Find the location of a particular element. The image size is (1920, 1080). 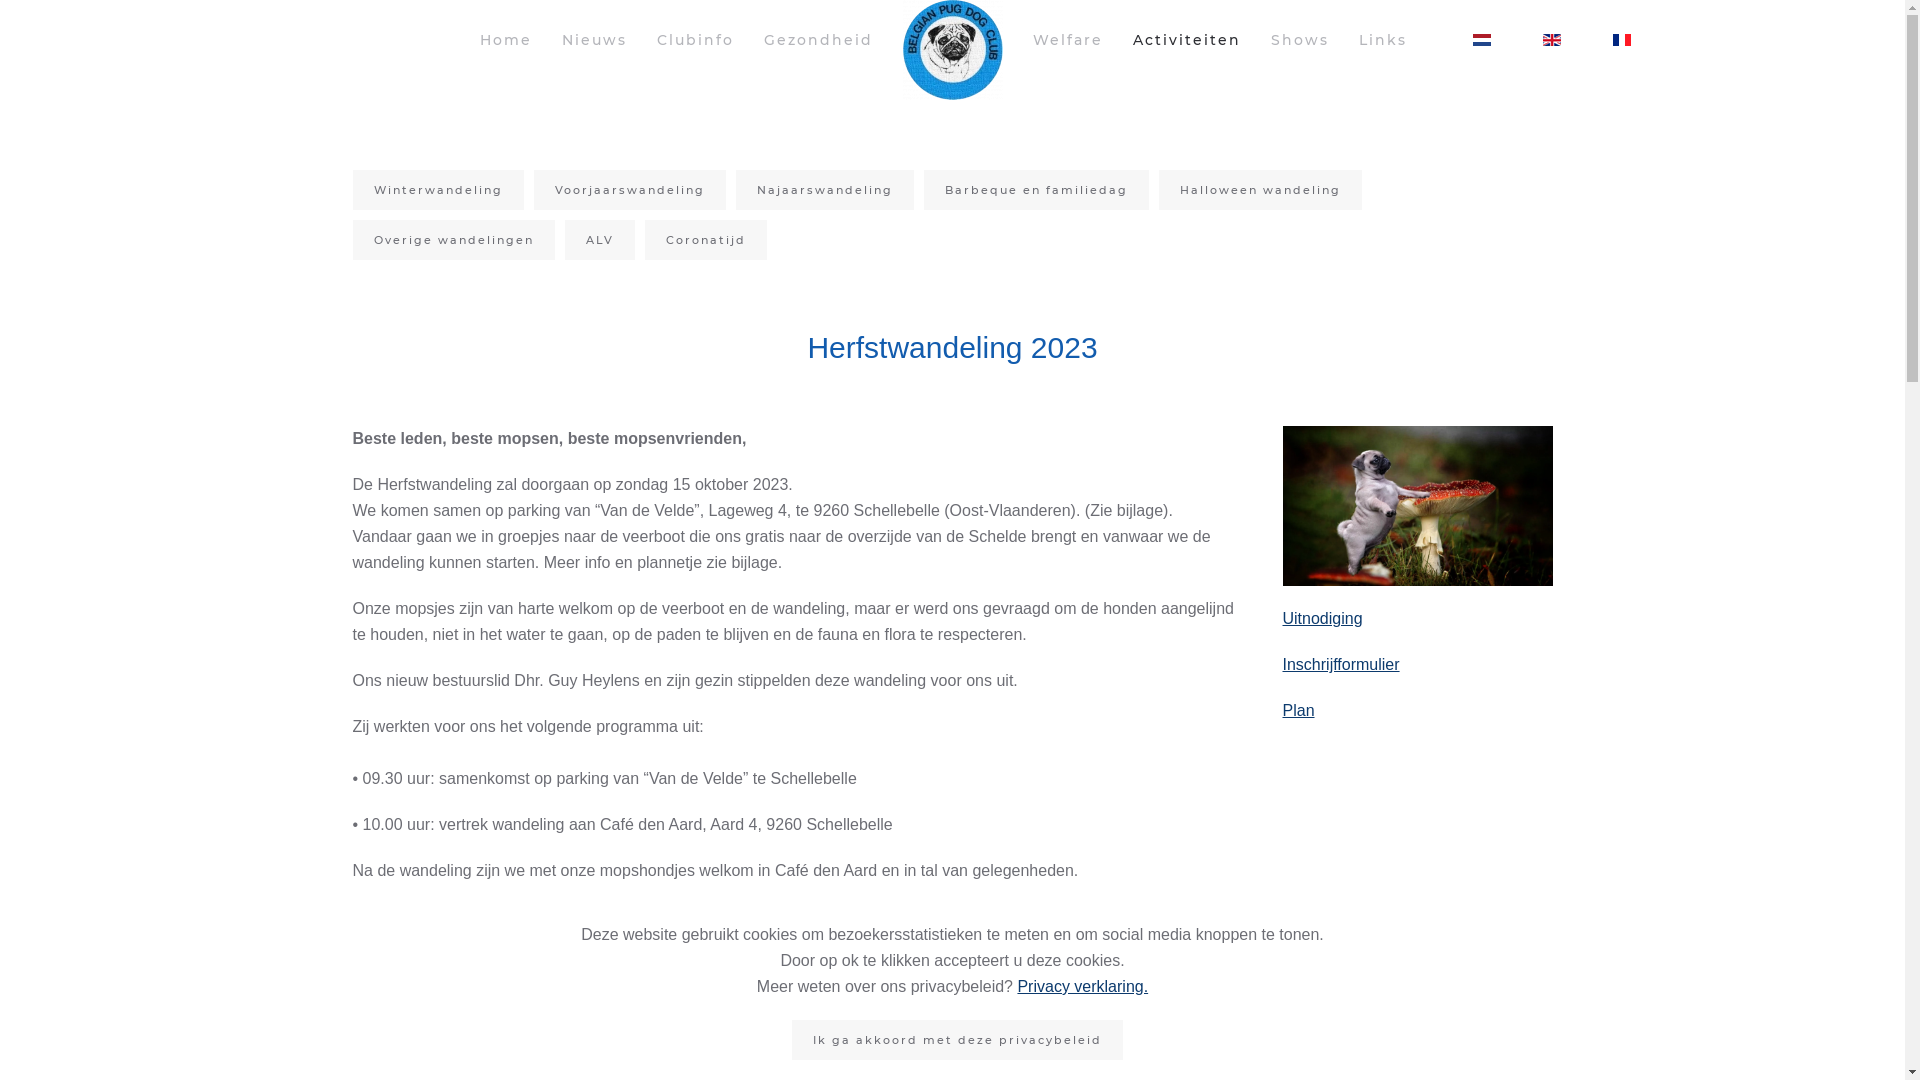

'Gezondheid' is located at coordinates (818, 39).